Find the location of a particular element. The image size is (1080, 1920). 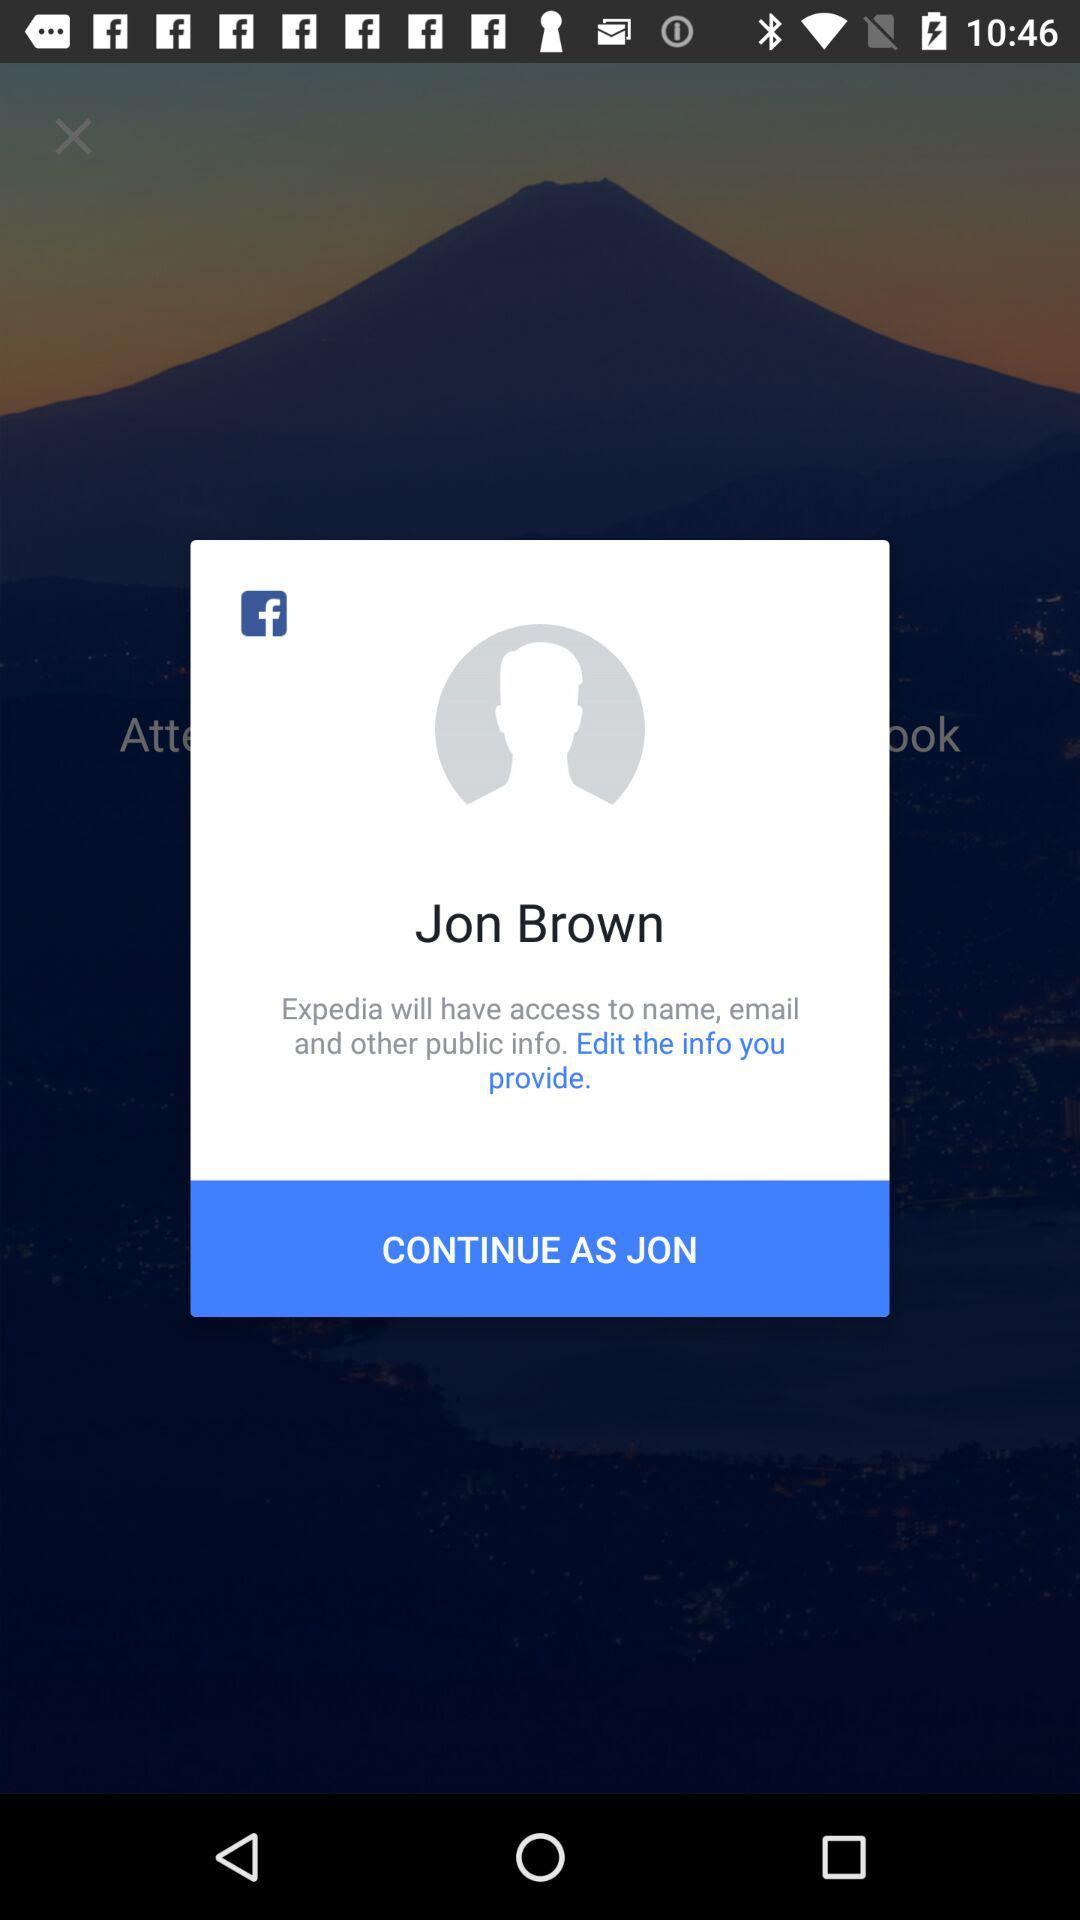

continue as jon icon is located at coordinates (540, 1247).